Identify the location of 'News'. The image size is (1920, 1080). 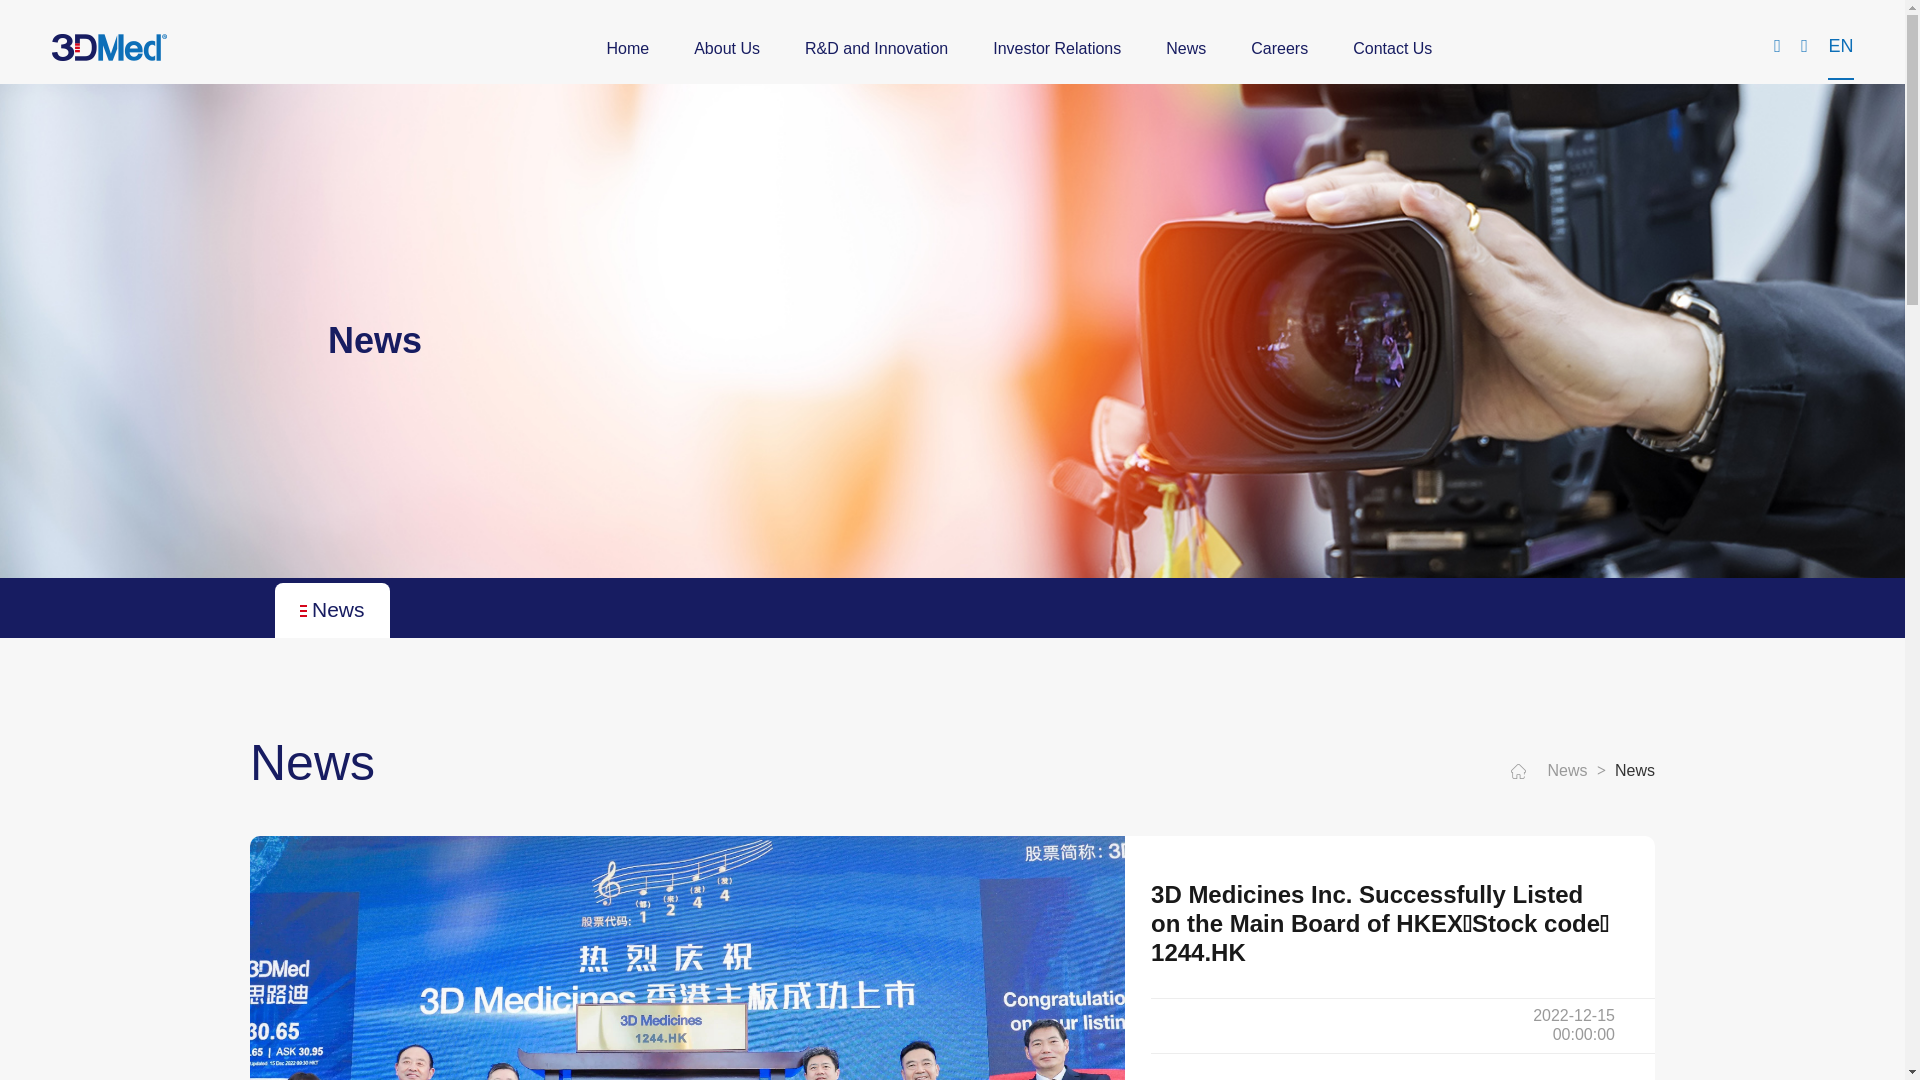
(1185, 48).